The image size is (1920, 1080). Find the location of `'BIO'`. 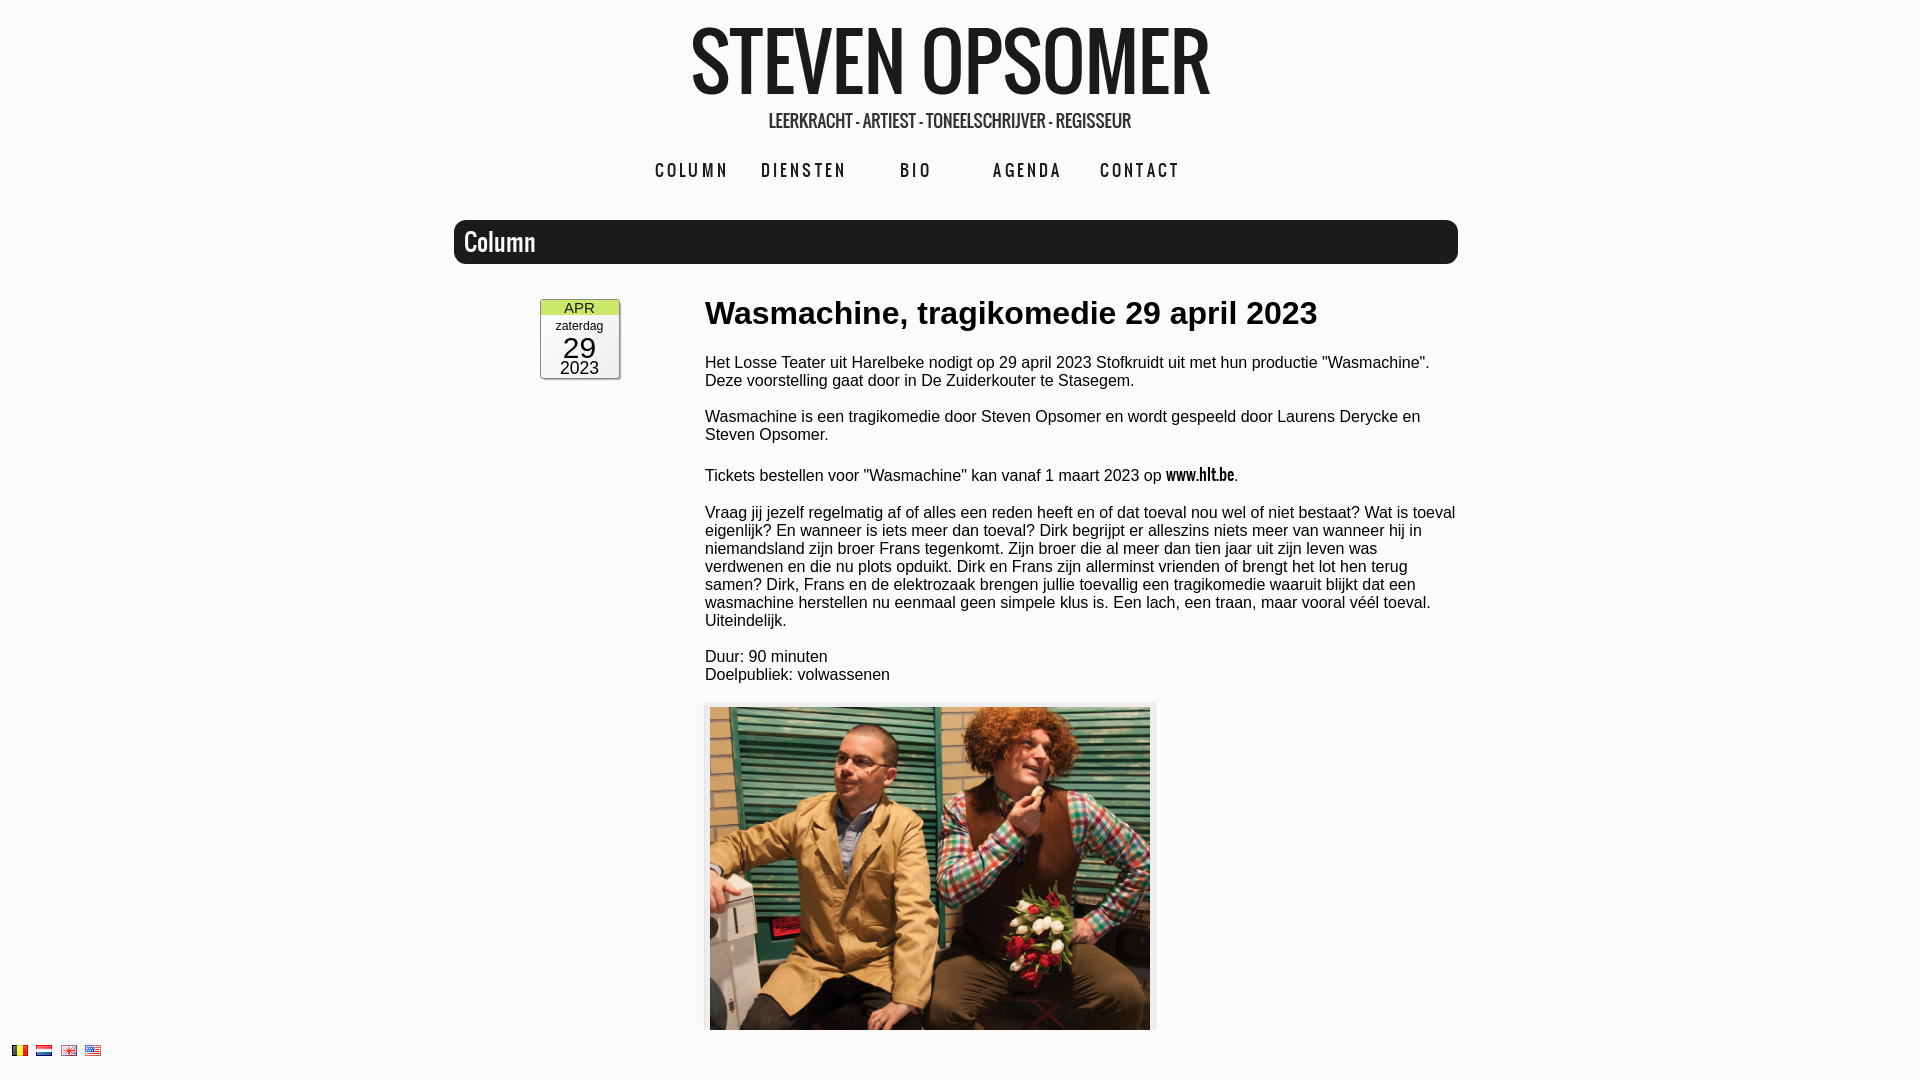

'BIO' is located at coordinates (915, 168).